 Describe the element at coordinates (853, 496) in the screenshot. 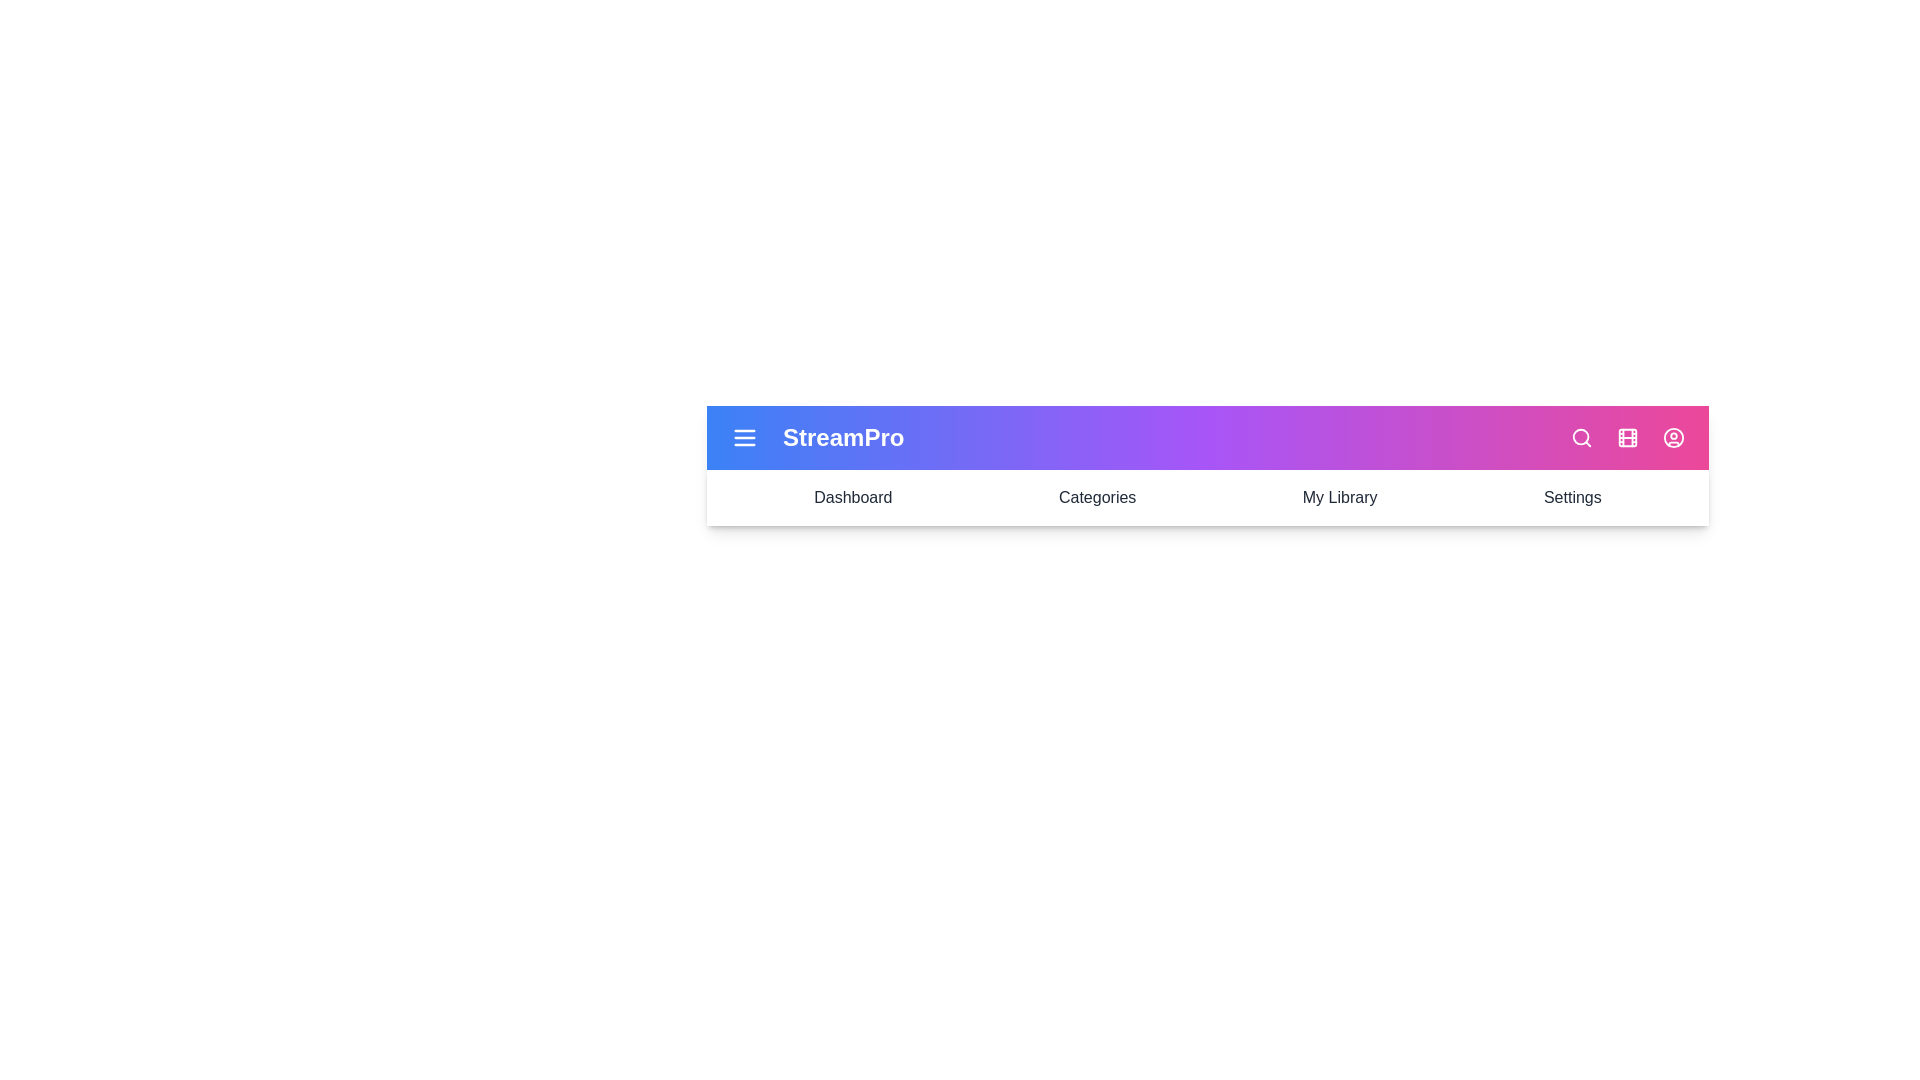

I see `the Dashboard navigation section` at that location.